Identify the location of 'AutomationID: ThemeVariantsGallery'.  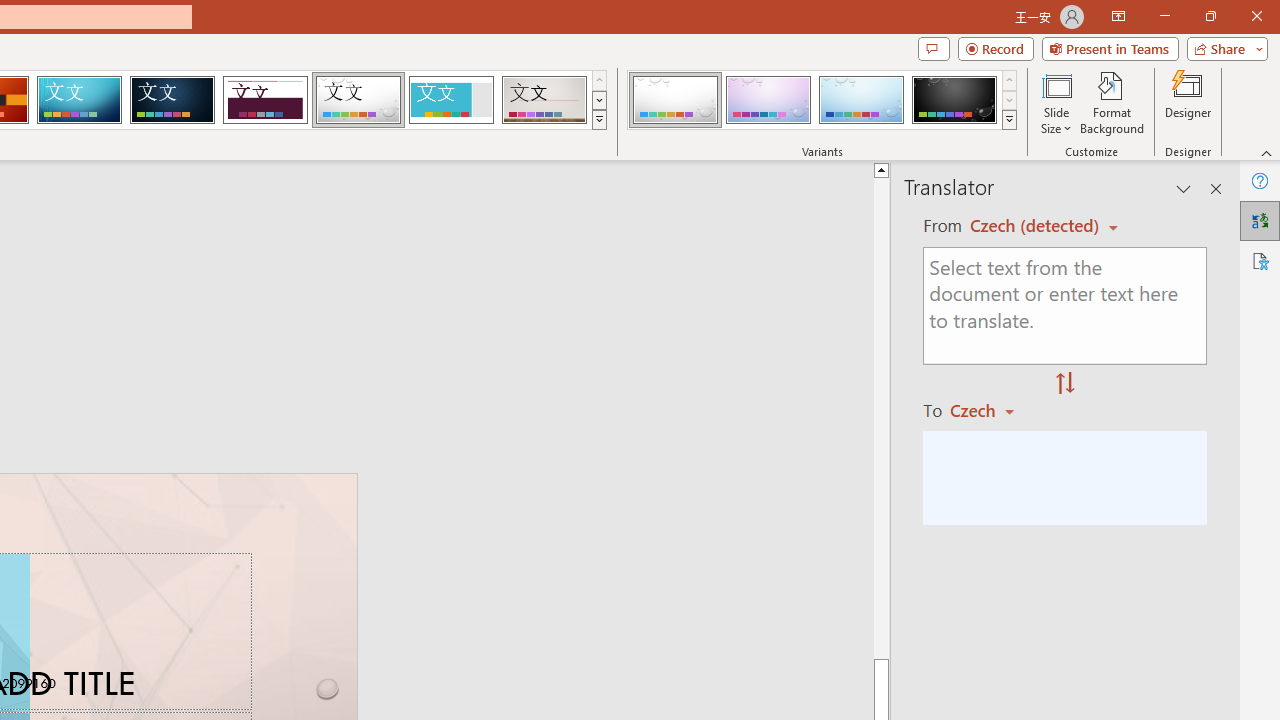
(823, 100).